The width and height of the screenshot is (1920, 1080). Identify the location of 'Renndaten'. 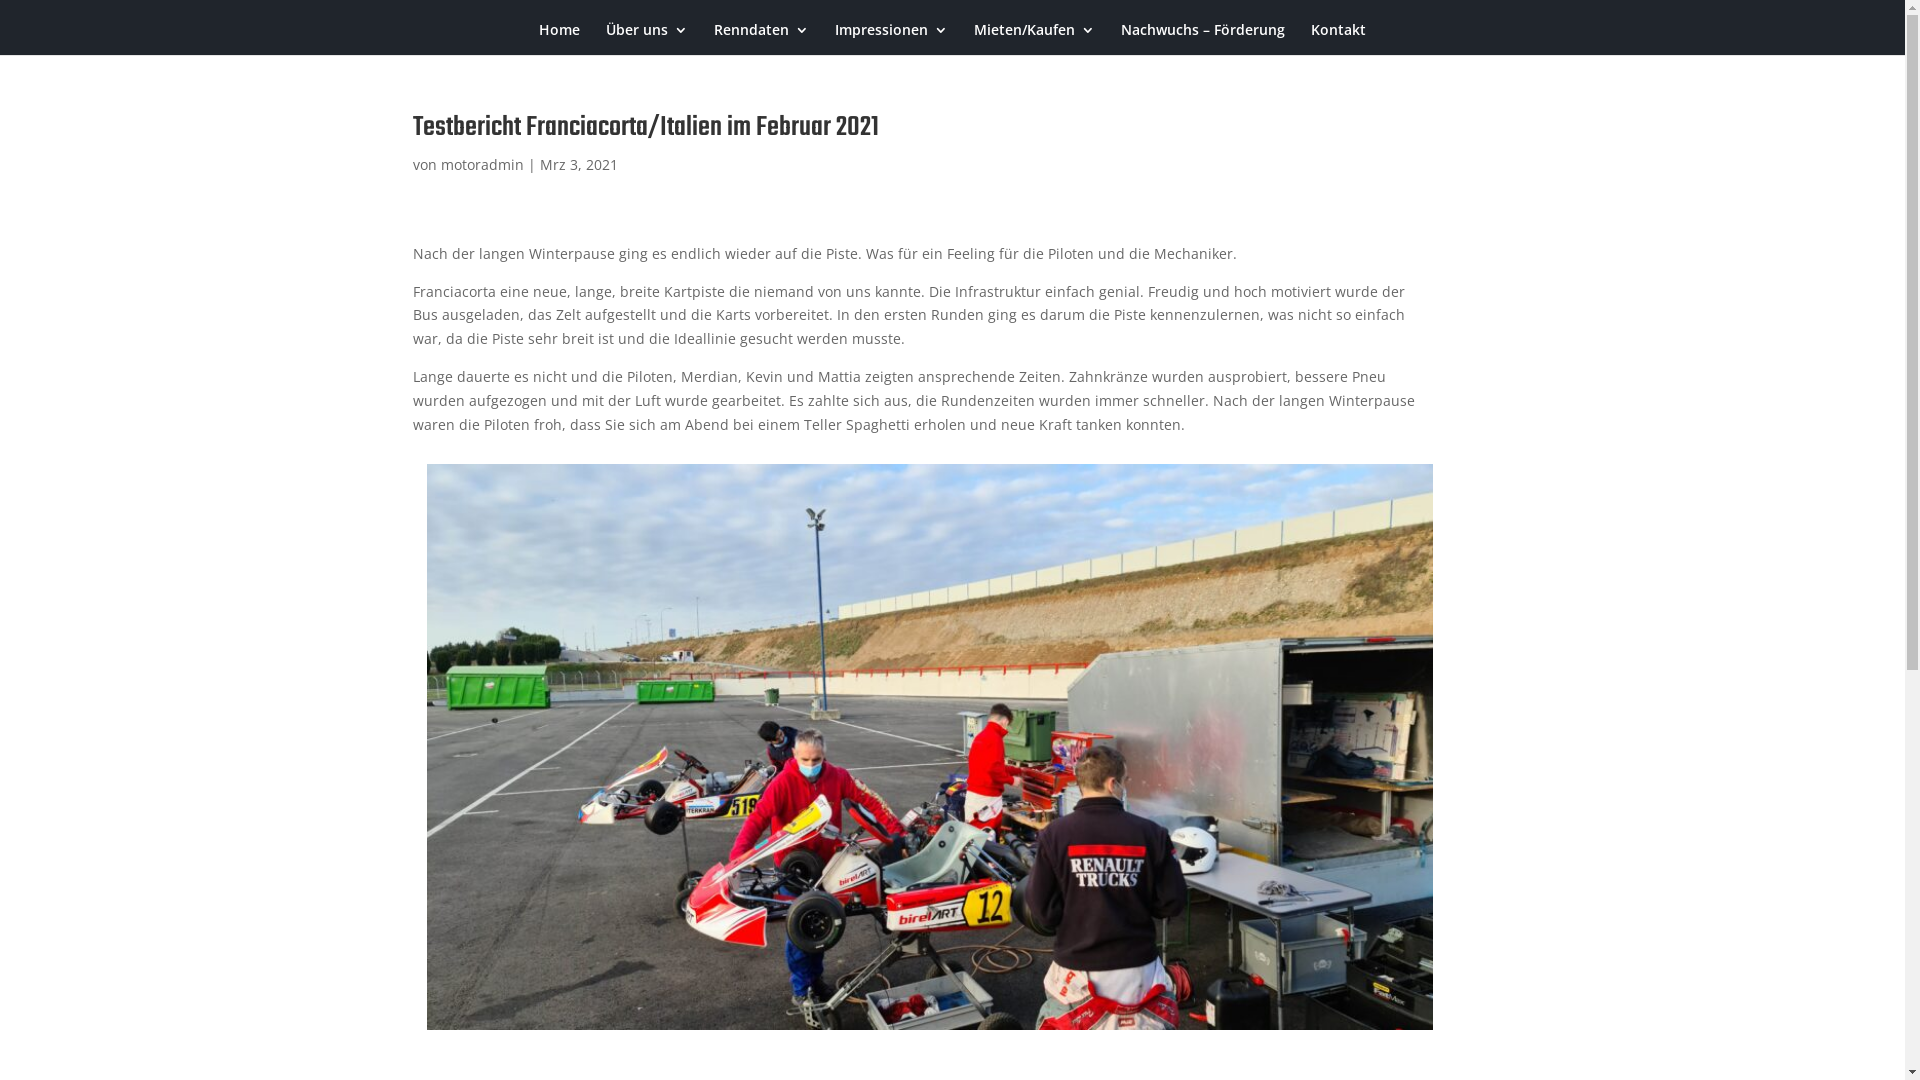
(760, 38).